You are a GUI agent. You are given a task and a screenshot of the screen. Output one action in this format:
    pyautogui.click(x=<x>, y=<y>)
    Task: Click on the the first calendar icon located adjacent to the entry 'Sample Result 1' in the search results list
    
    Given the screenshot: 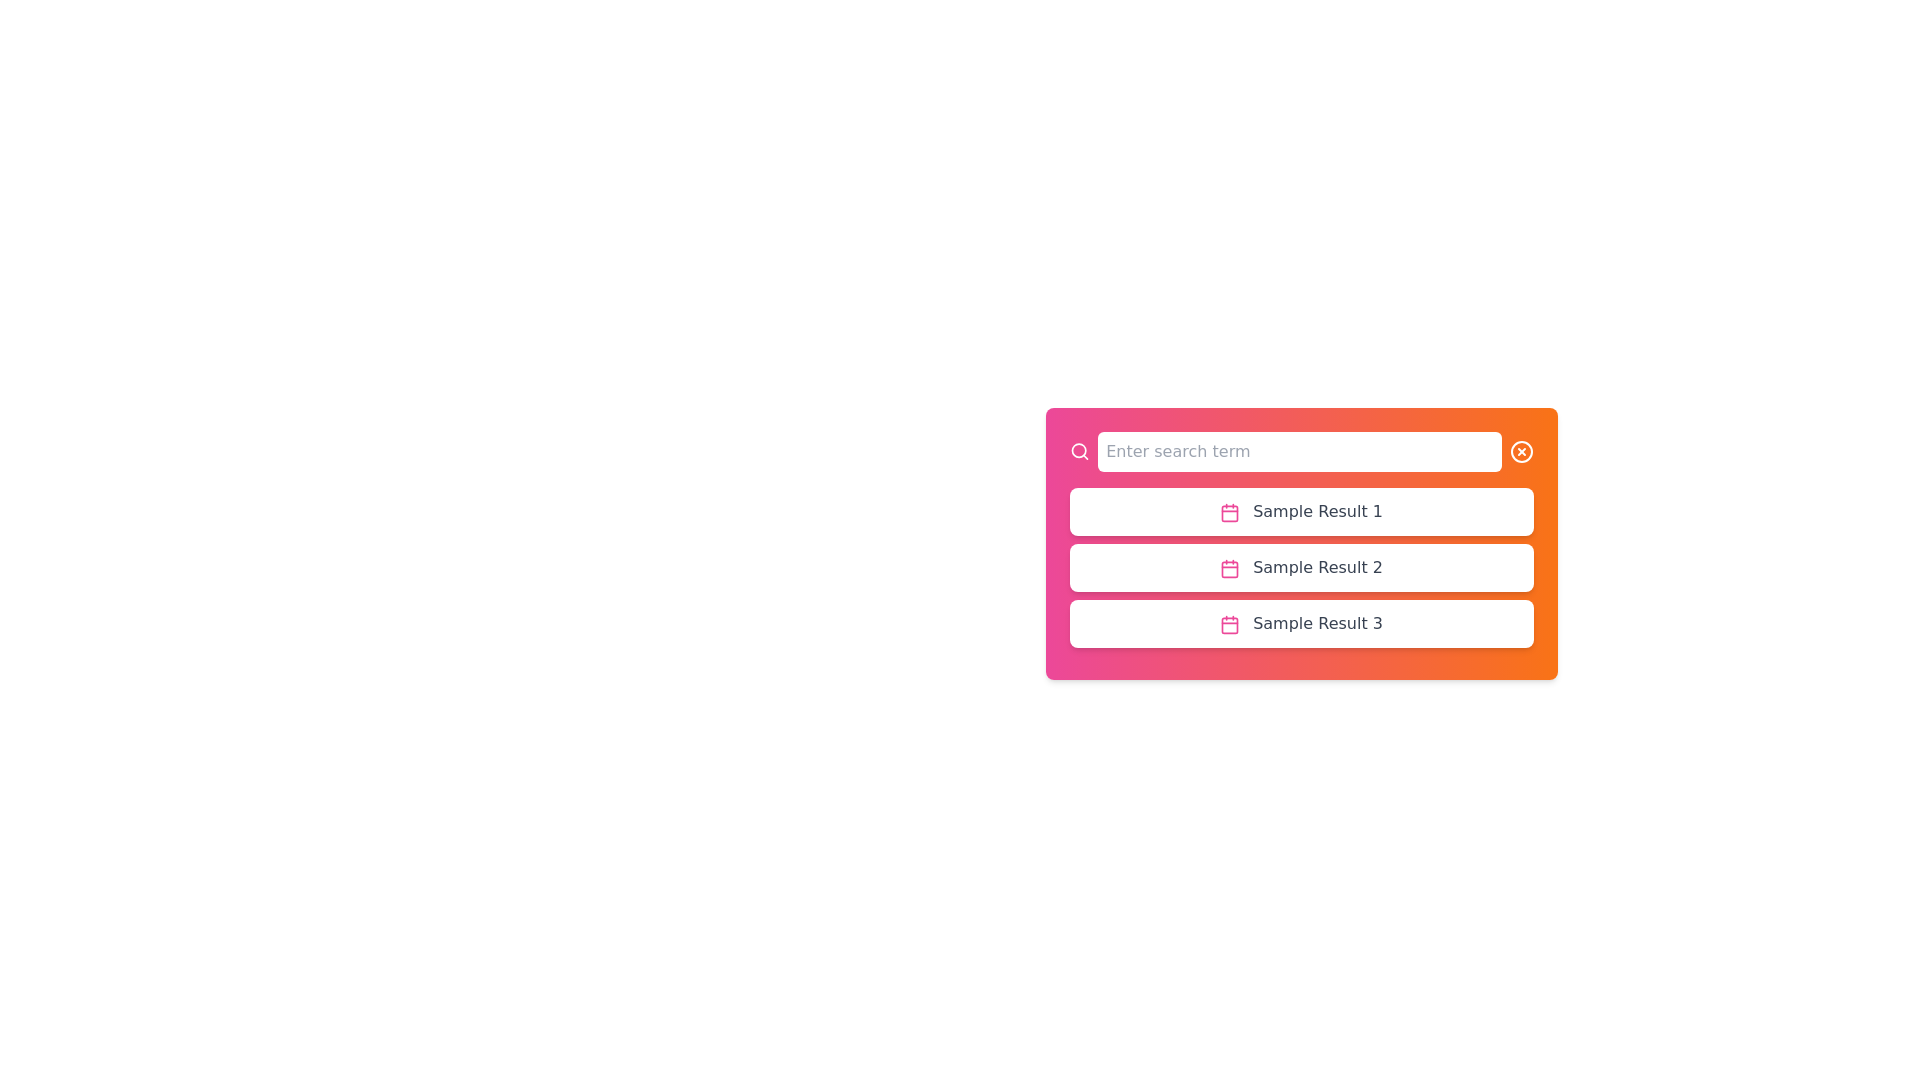 What is the action you would take?
    pyautogui.click(x=1229, y=511)
    